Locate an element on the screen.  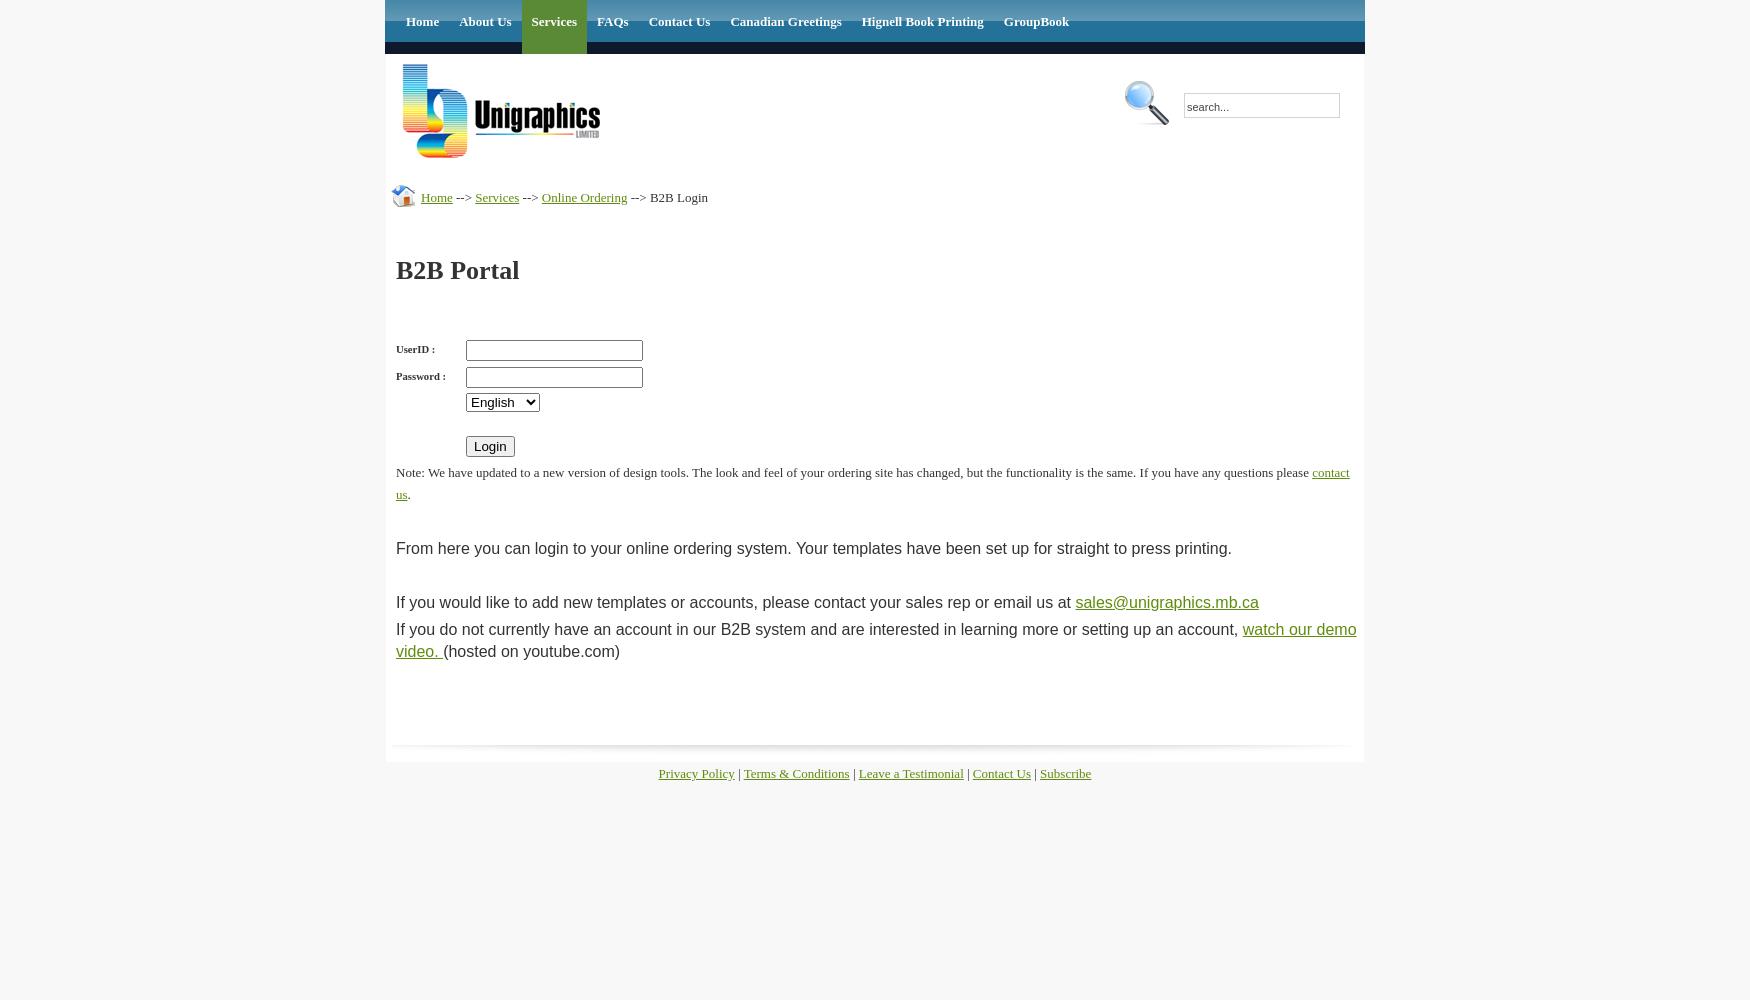
'About Us' is located at coordinates (459, 21).